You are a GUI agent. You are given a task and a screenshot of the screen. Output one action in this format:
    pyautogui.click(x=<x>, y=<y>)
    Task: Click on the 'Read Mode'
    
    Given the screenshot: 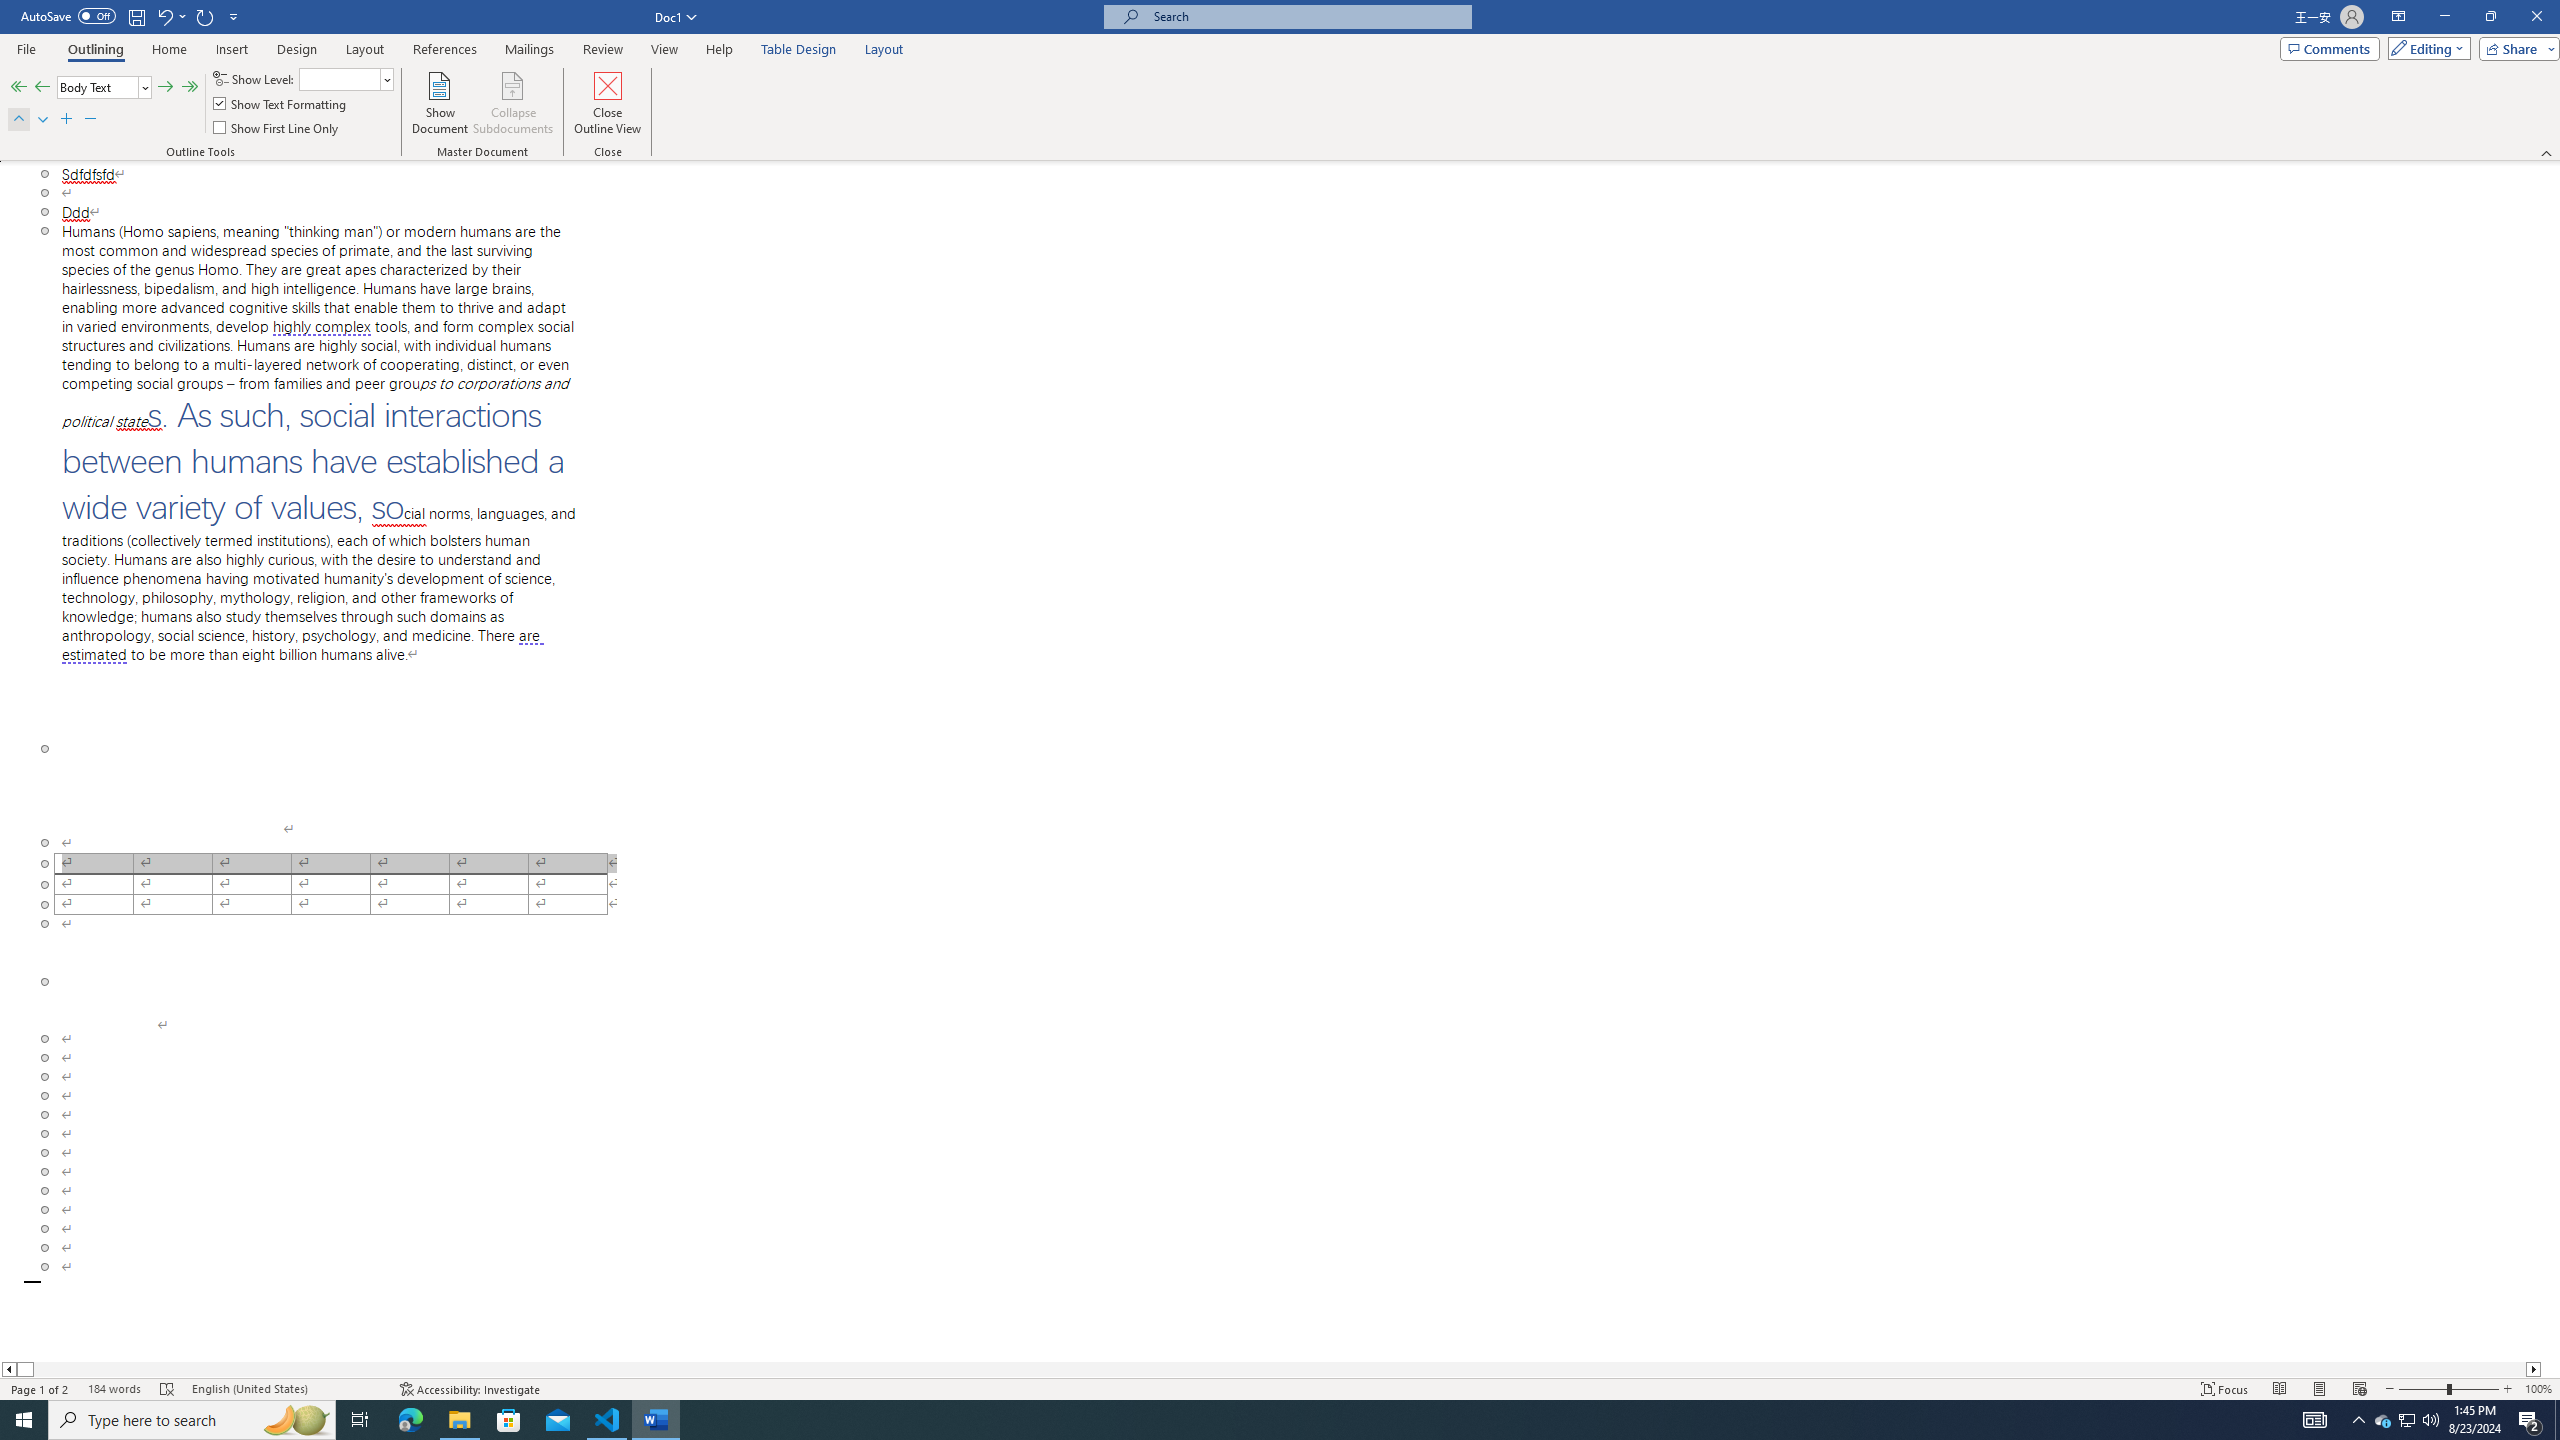 What is the action you would take?
    pyautogui.click(x=2278, y=1389)
    